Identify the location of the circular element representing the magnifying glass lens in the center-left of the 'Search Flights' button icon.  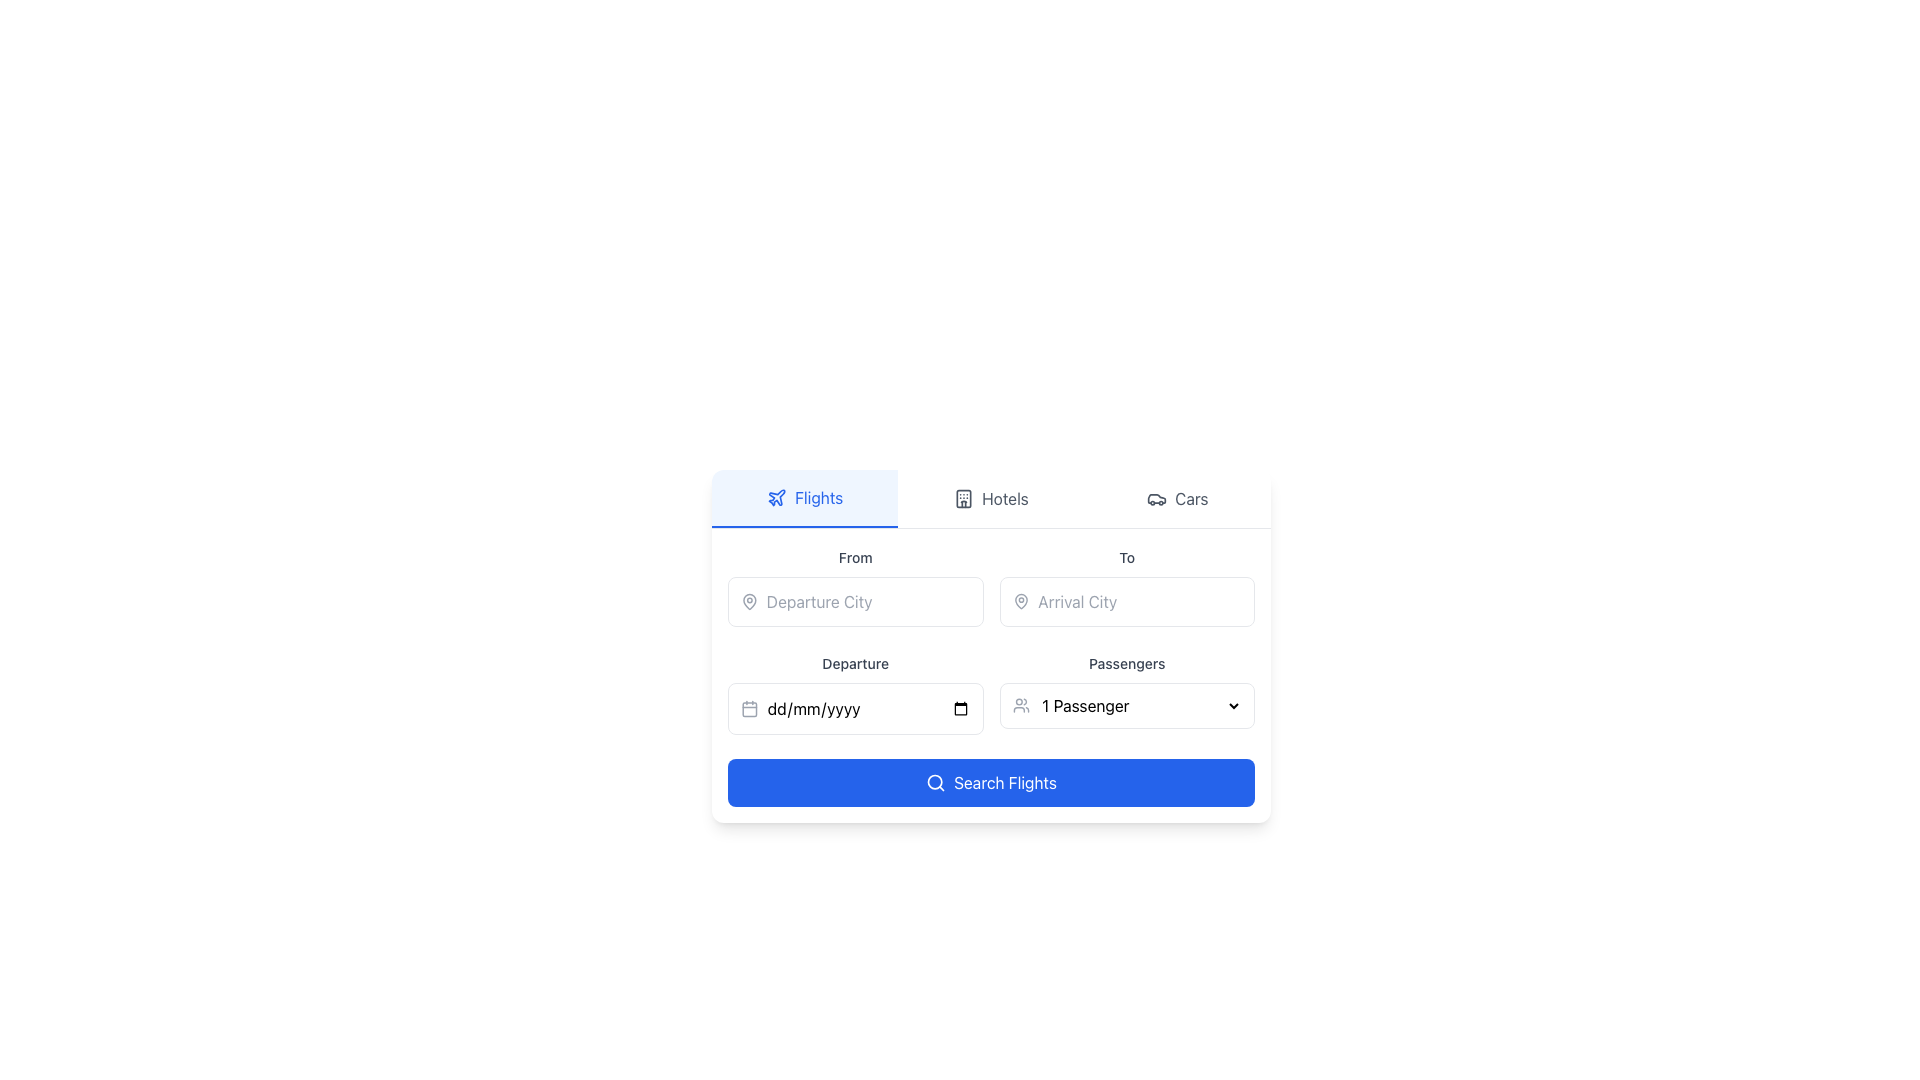
(934, 781).